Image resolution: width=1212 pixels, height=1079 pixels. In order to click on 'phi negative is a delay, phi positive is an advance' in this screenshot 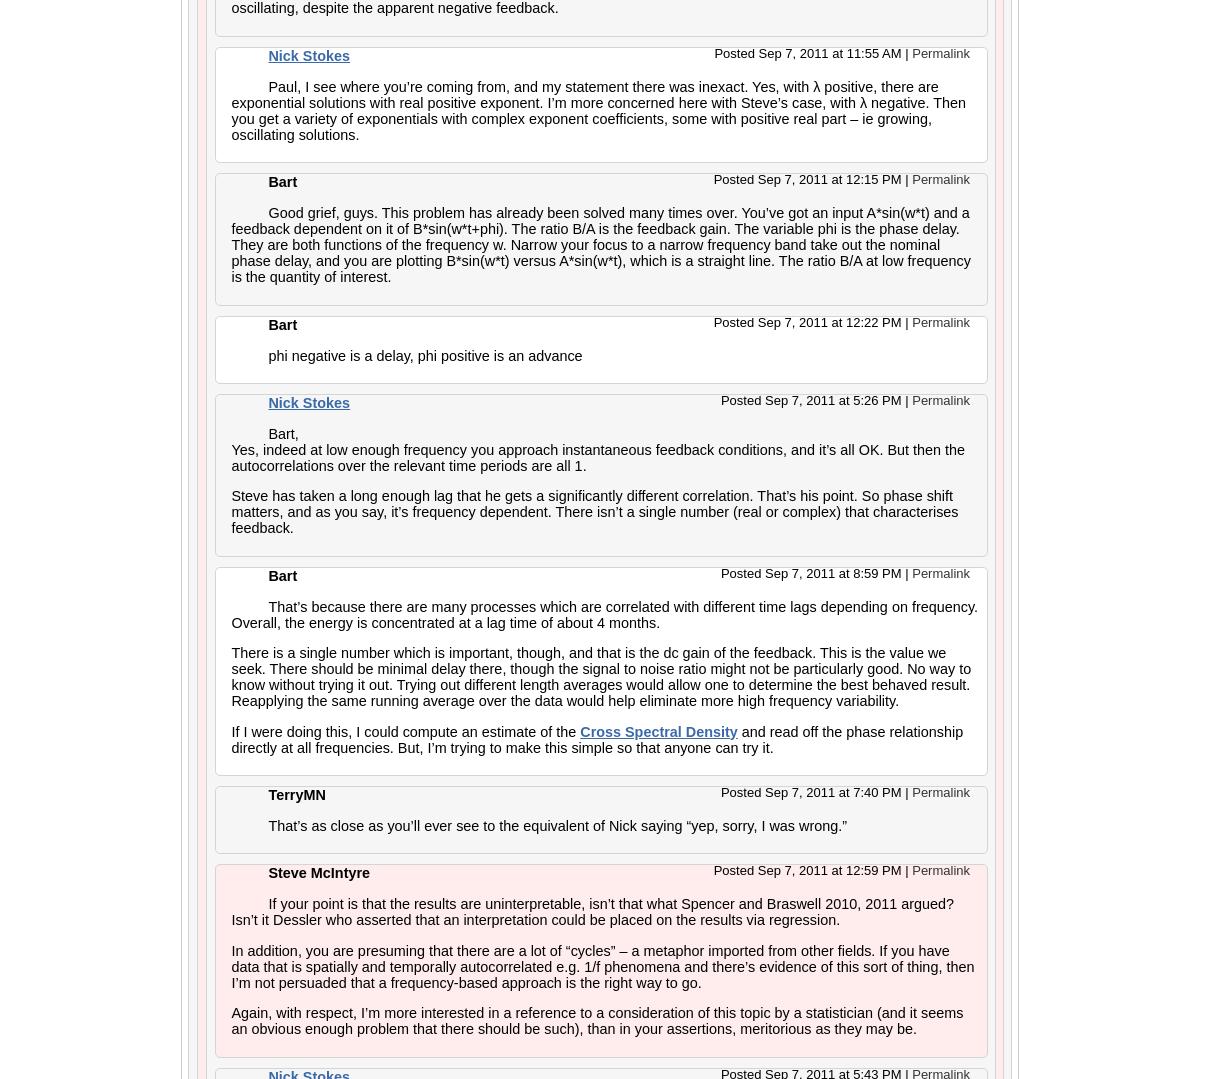, I will do `click(425, 354)`.